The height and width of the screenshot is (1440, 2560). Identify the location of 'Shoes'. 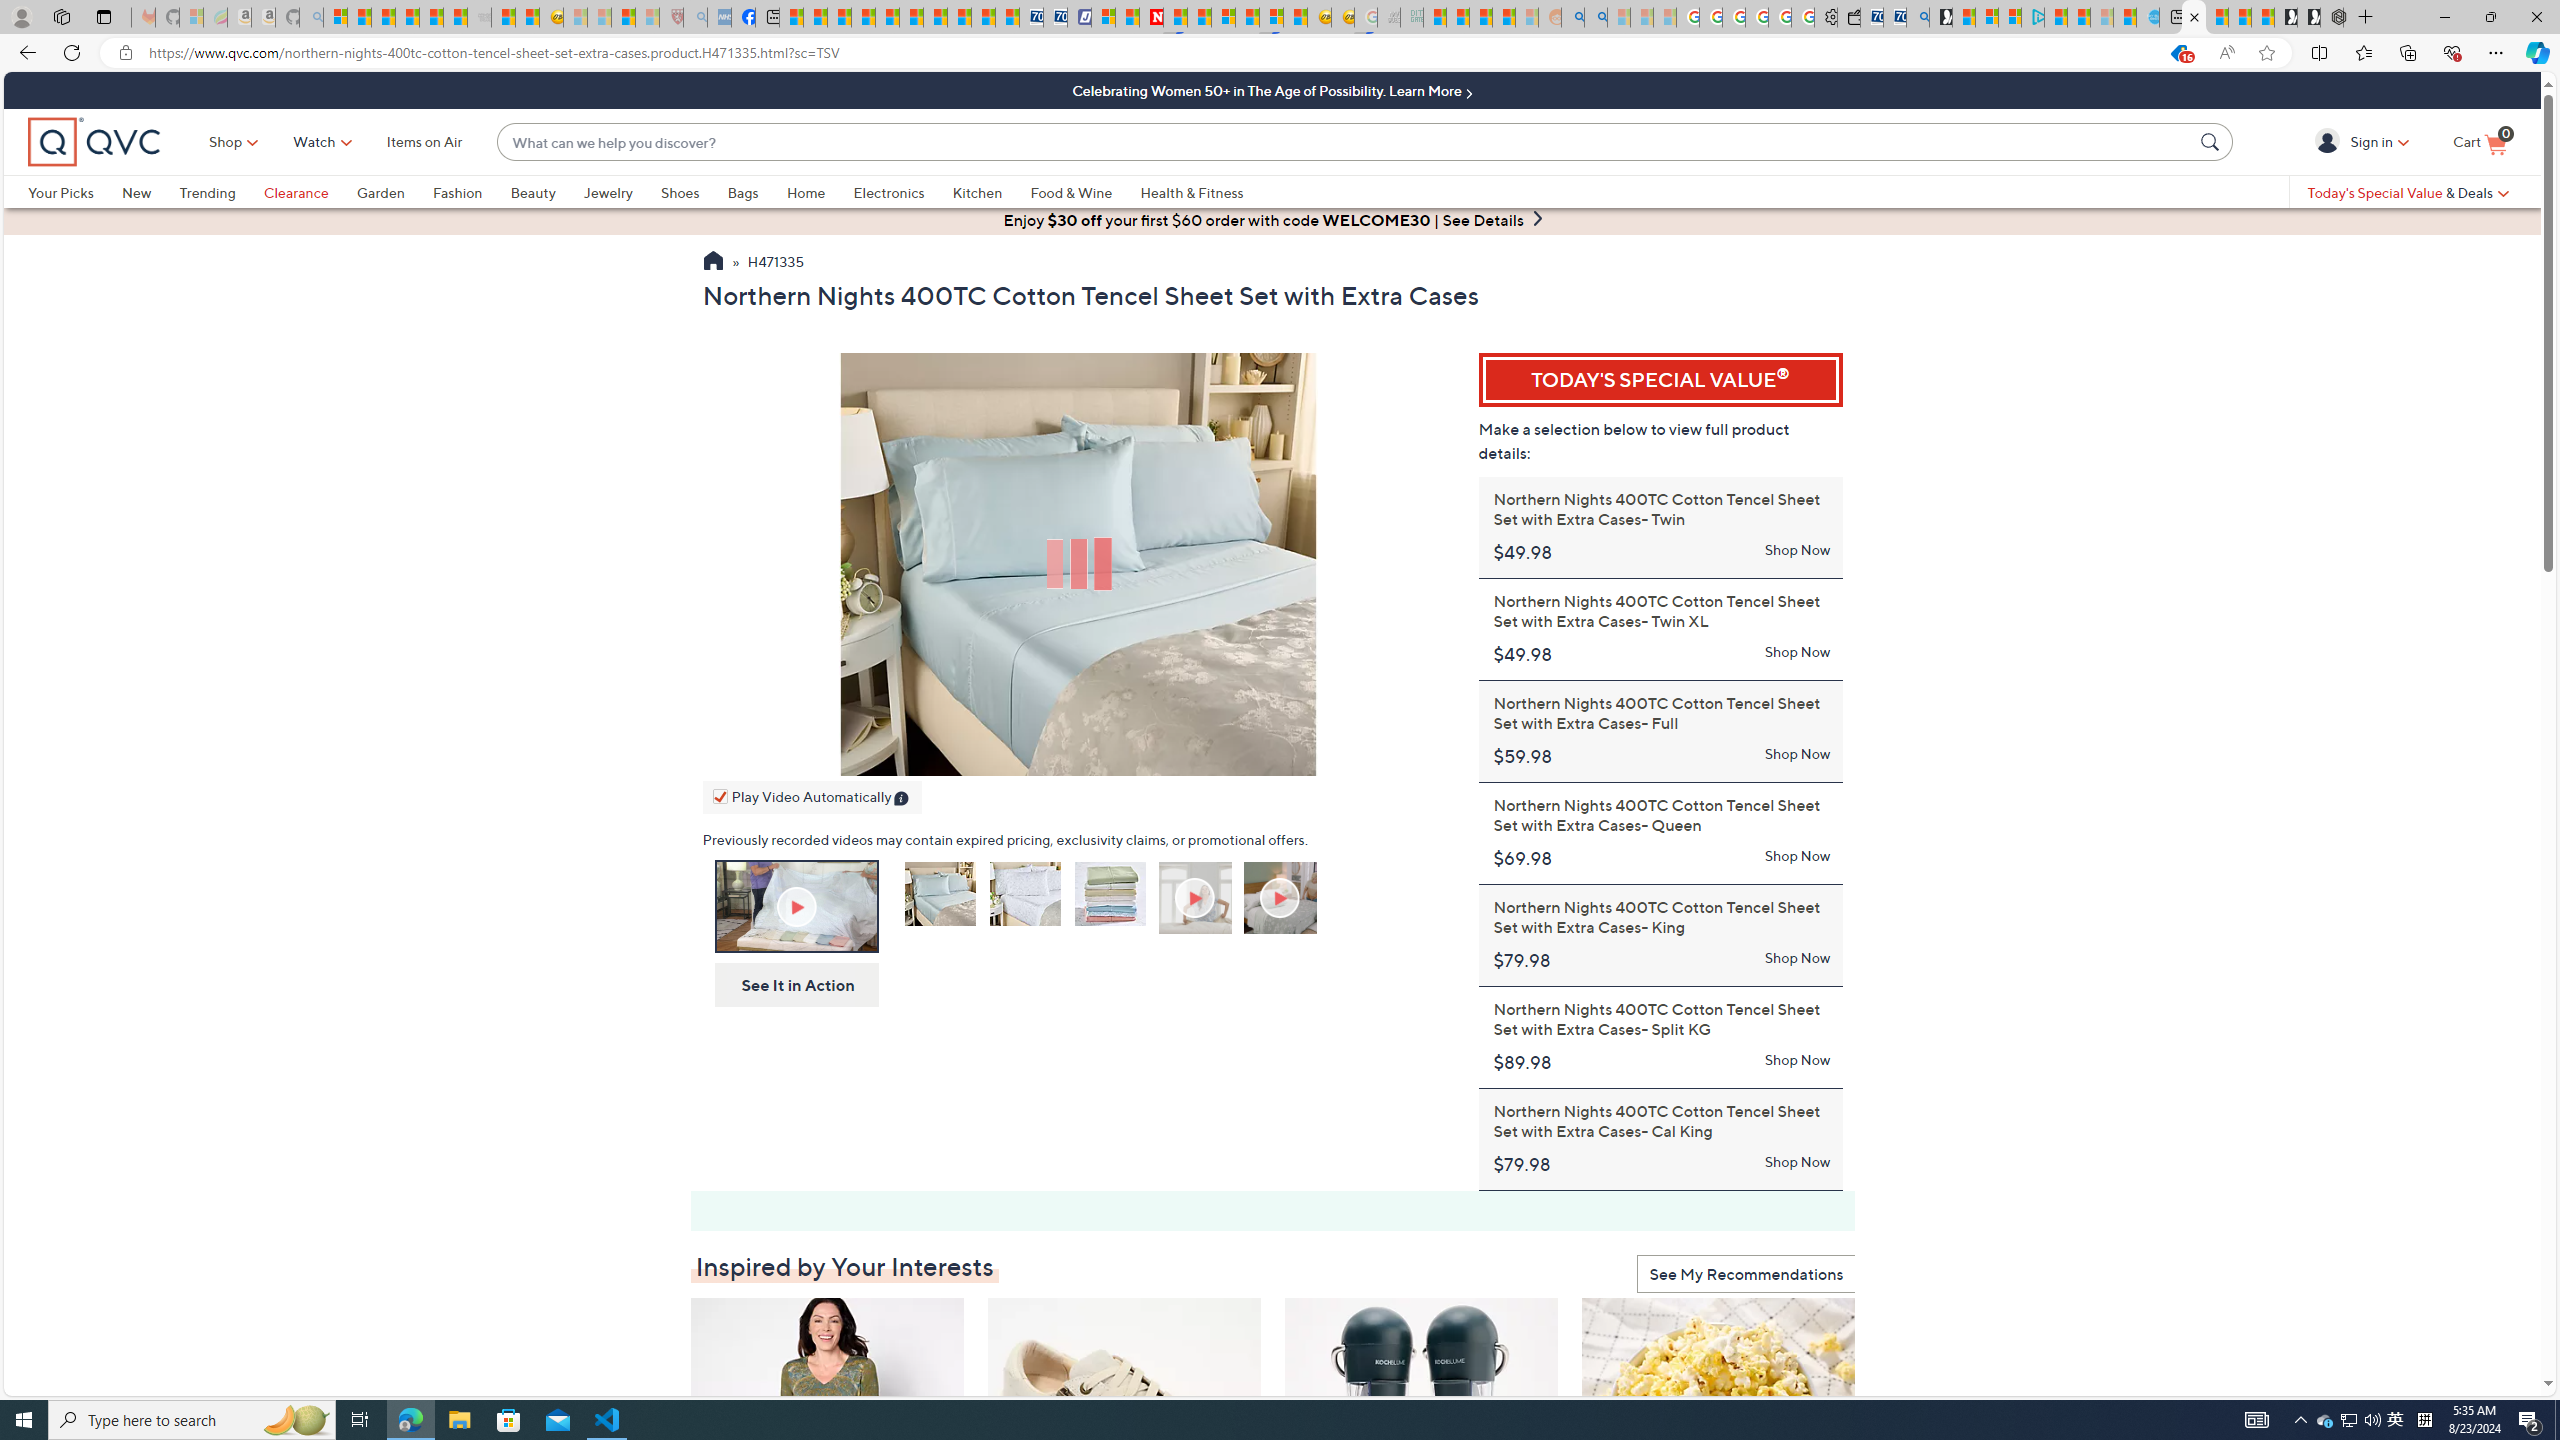
(692, 191).